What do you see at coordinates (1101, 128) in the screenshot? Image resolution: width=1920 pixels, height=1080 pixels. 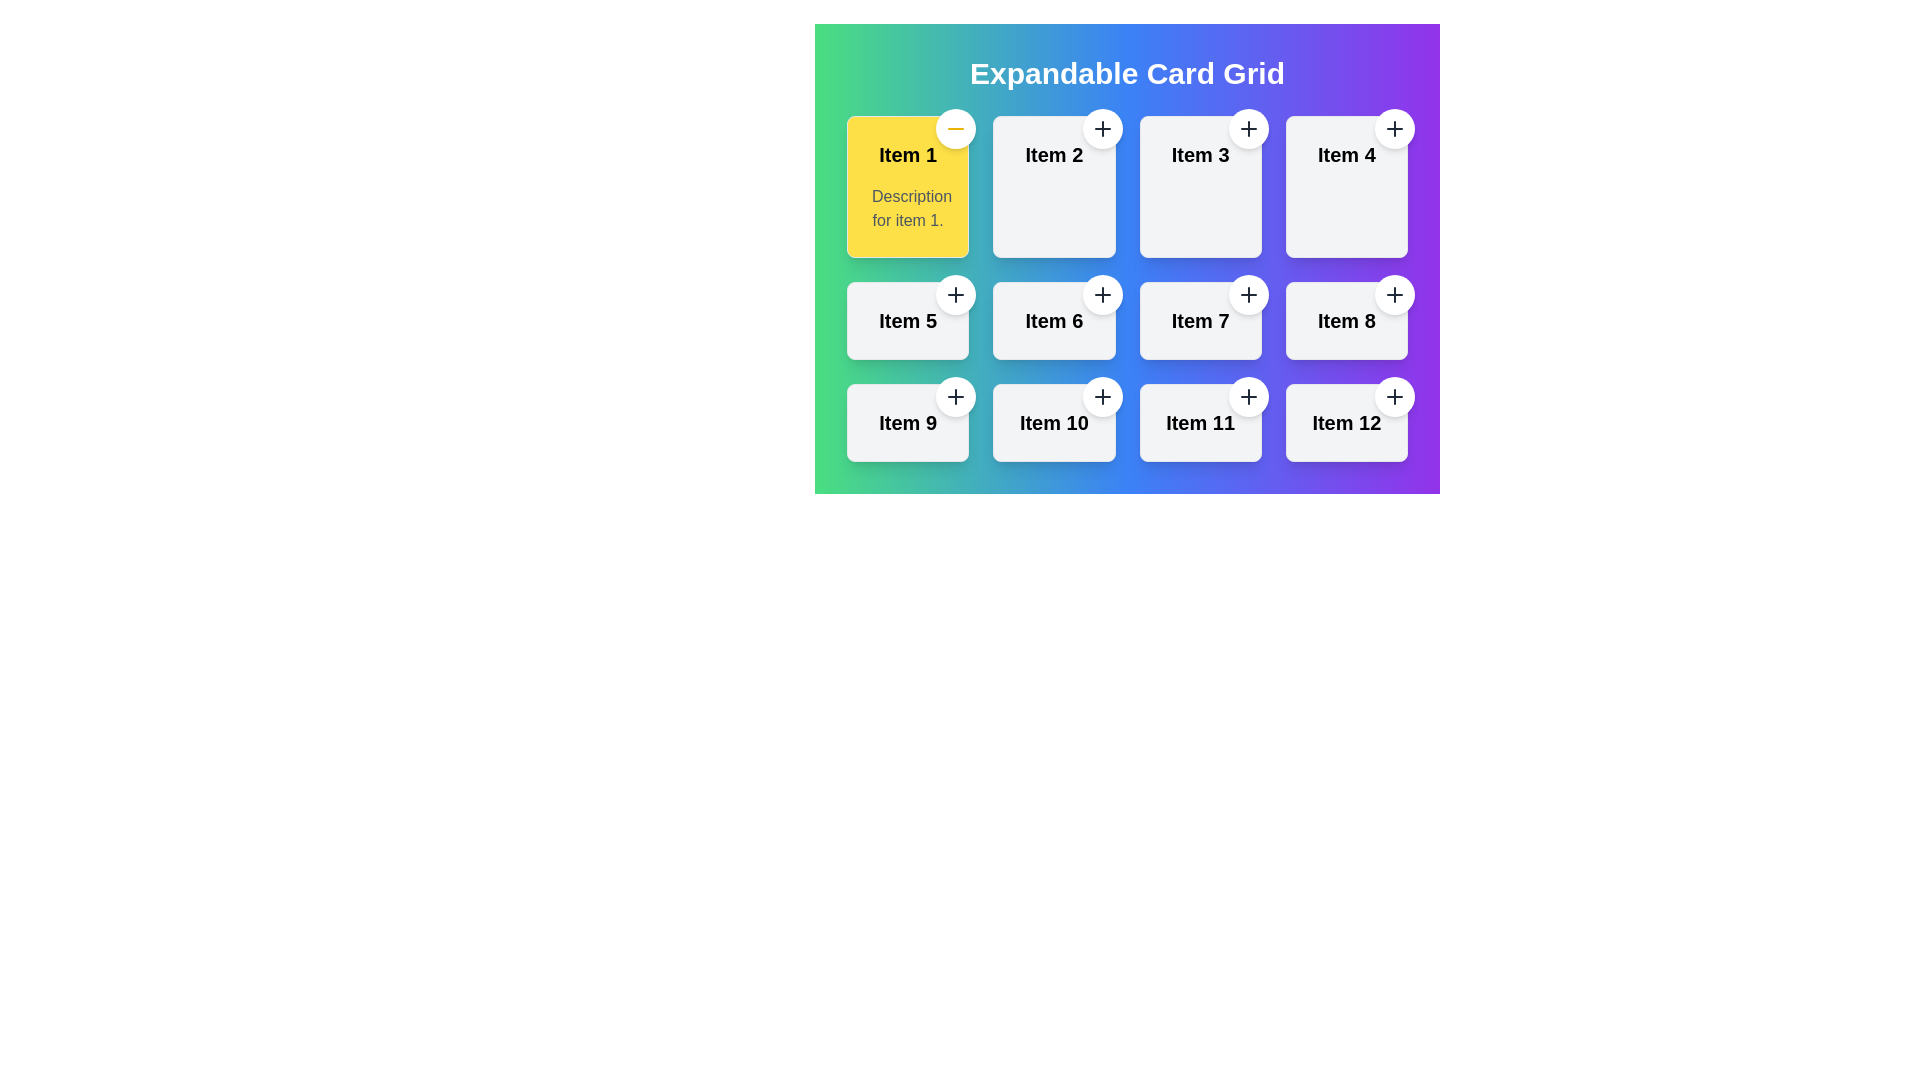 I see `the button located at the top-right corner of the 'Item 2' card` at bounding box center [1101, 128].